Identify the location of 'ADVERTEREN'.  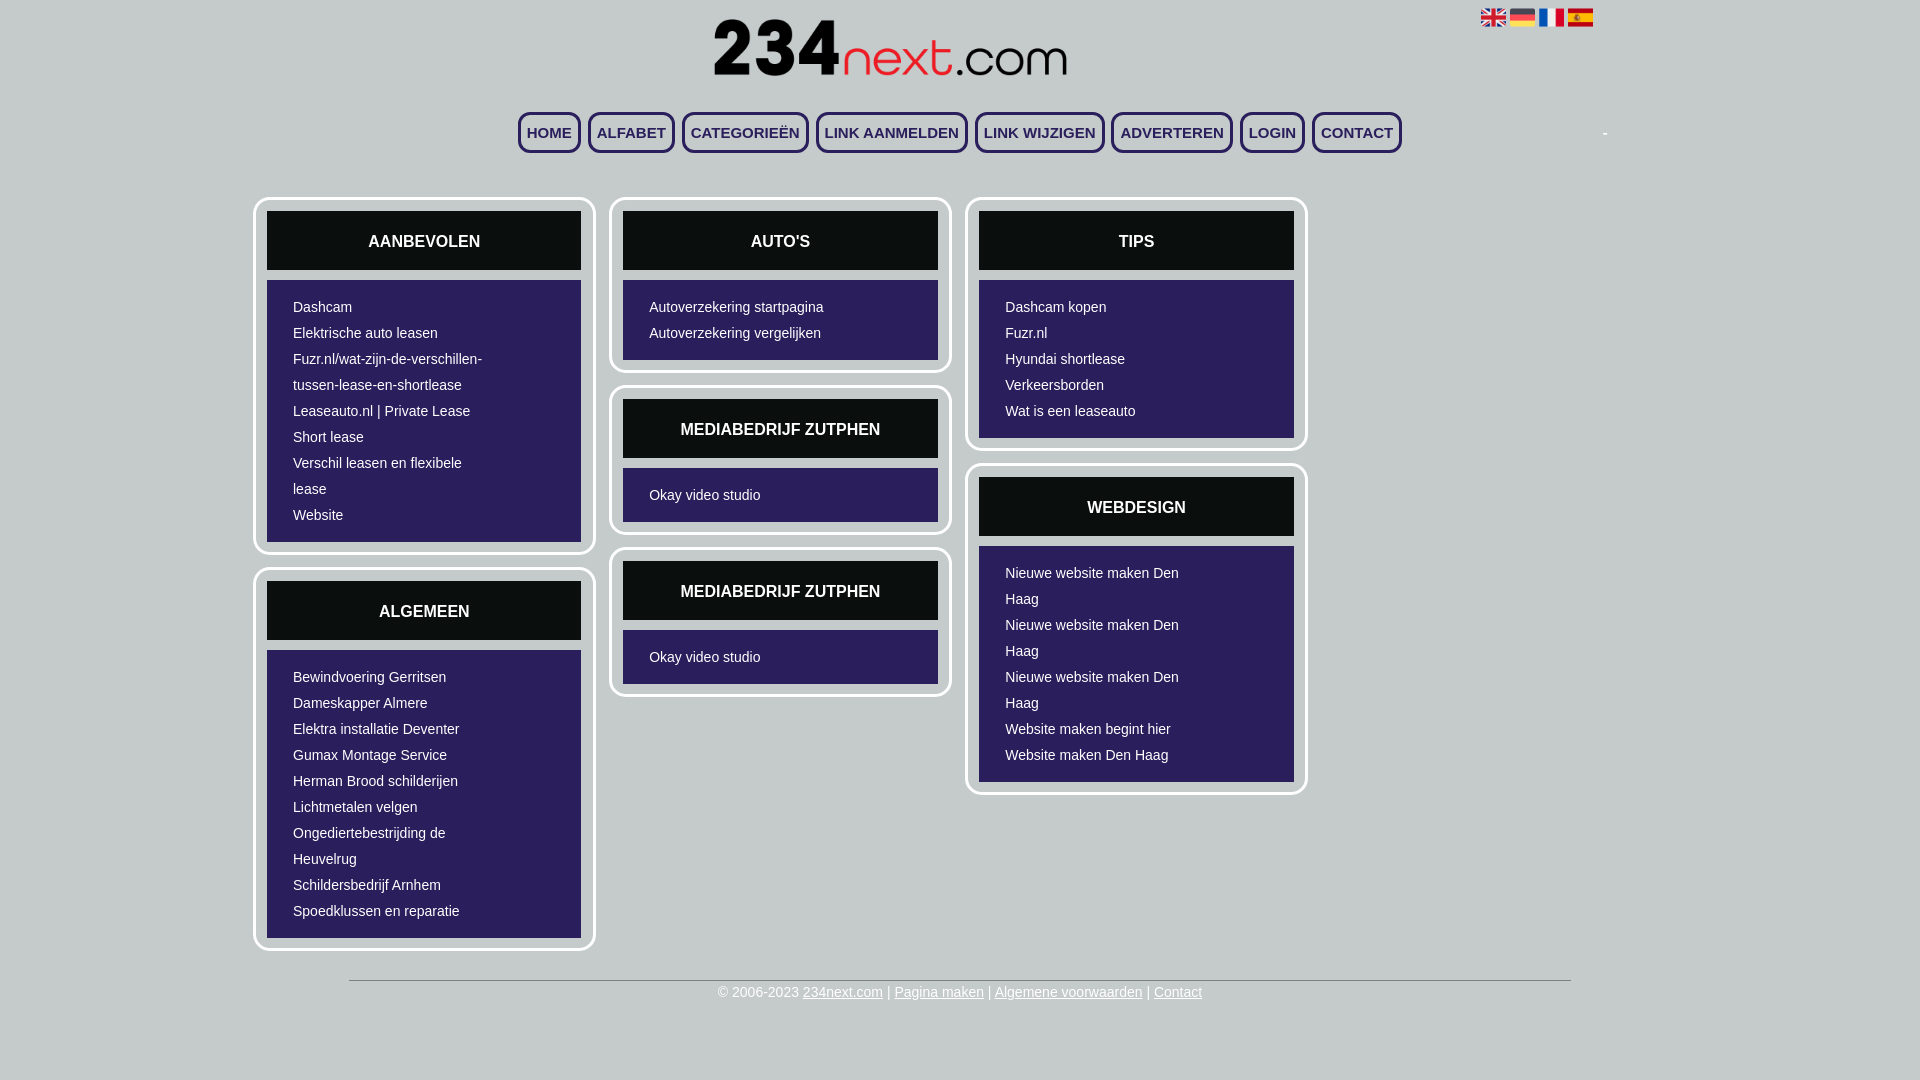
(1171, 132).